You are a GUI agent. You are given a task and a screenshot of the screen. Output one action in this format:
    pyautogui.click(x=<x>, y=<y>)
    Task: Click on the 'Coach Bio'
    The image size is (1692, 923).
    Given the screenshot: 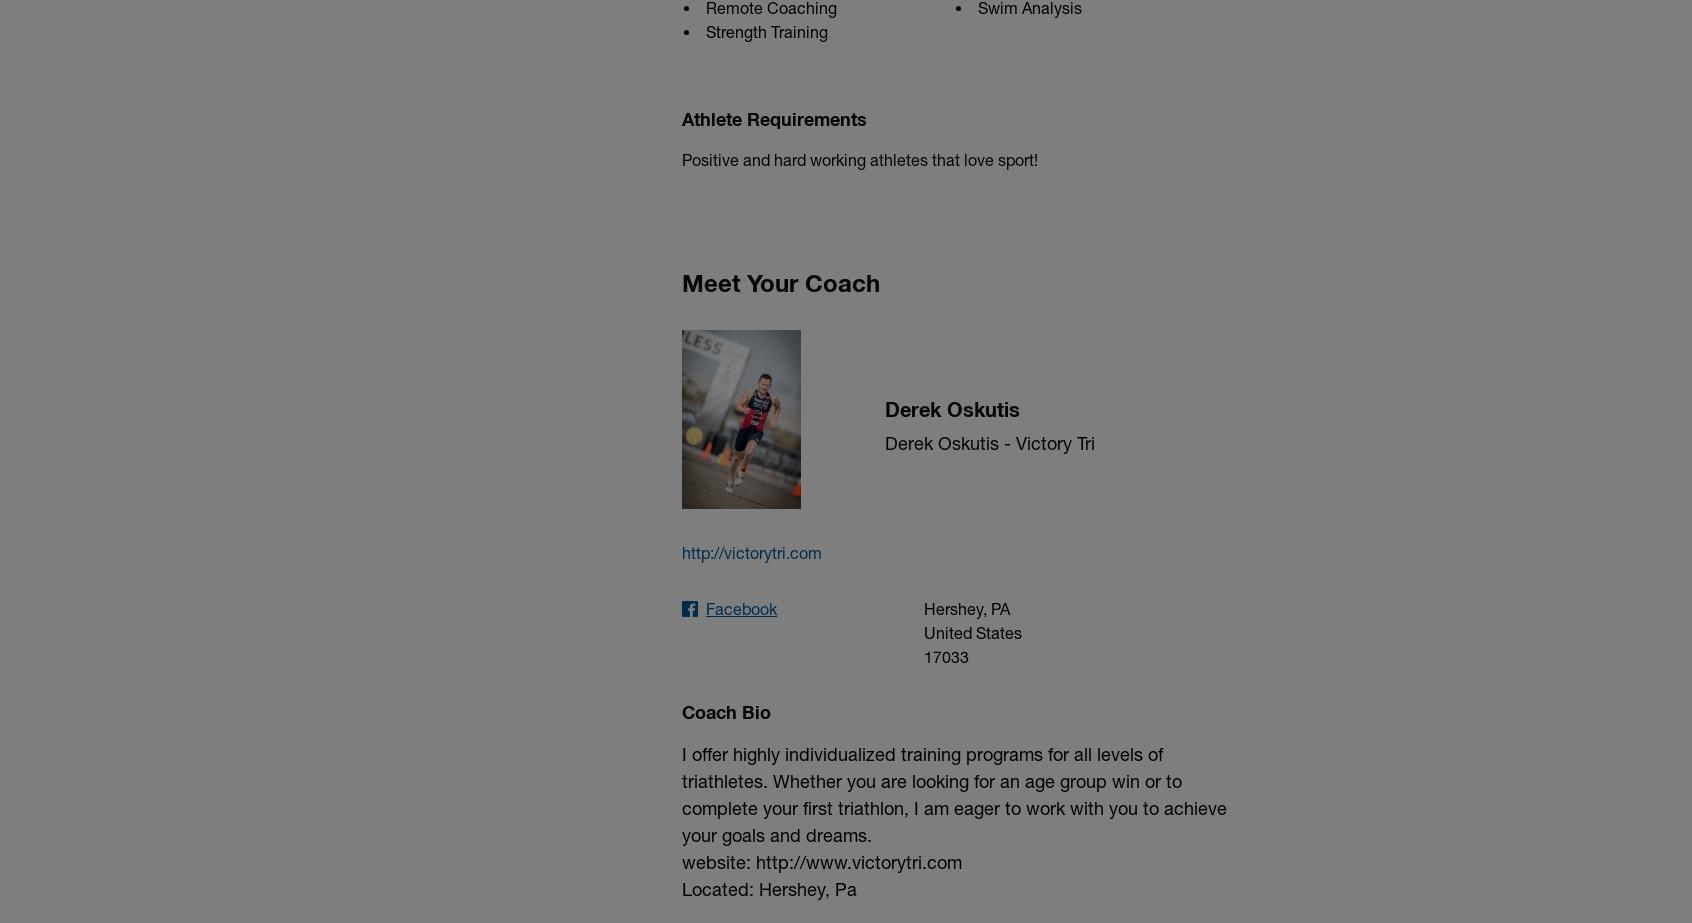 What is the action you would take?
    pyautogui.click(x=725, y=709)
    